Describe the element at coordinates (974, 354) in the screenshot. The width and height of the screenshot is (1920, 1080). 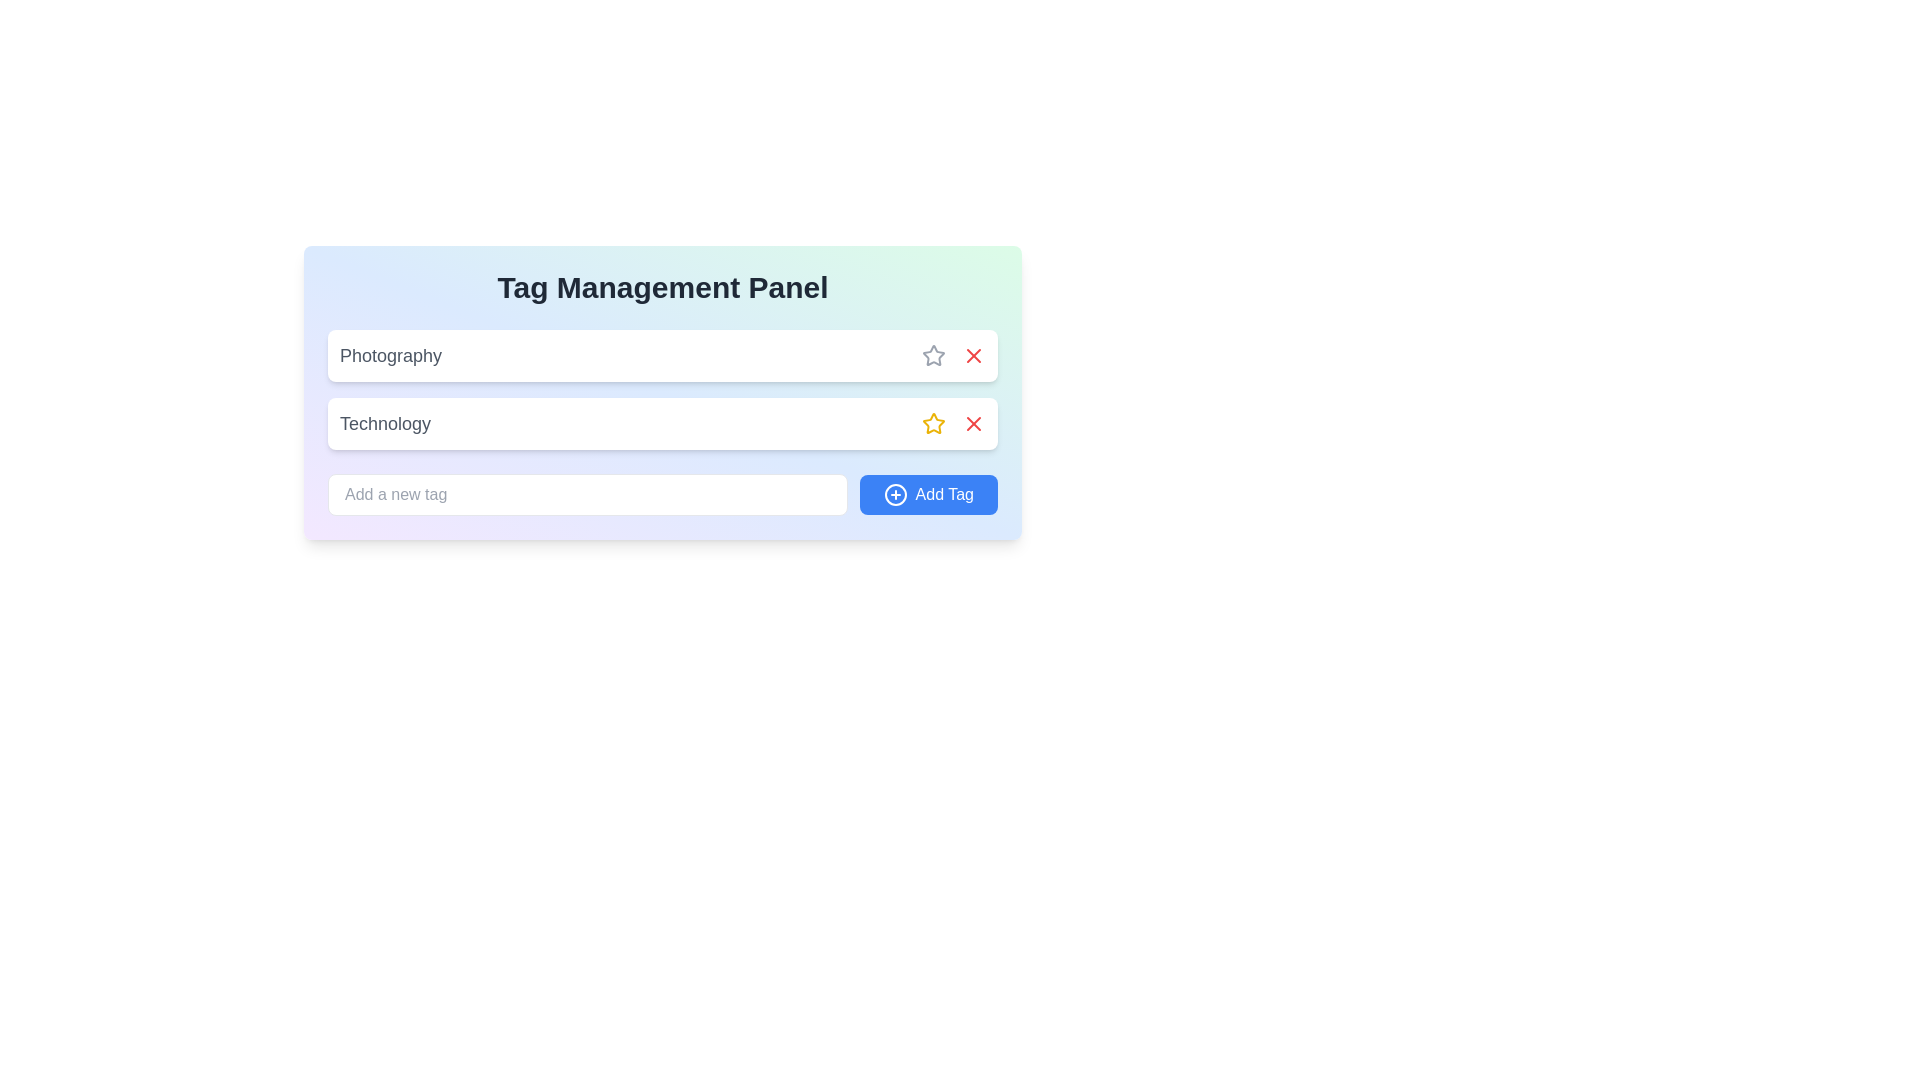
I see `the icon that allows users to remove the 'Photography' tag from the tag list, located in the top right corner of the first row of tags` at that location.